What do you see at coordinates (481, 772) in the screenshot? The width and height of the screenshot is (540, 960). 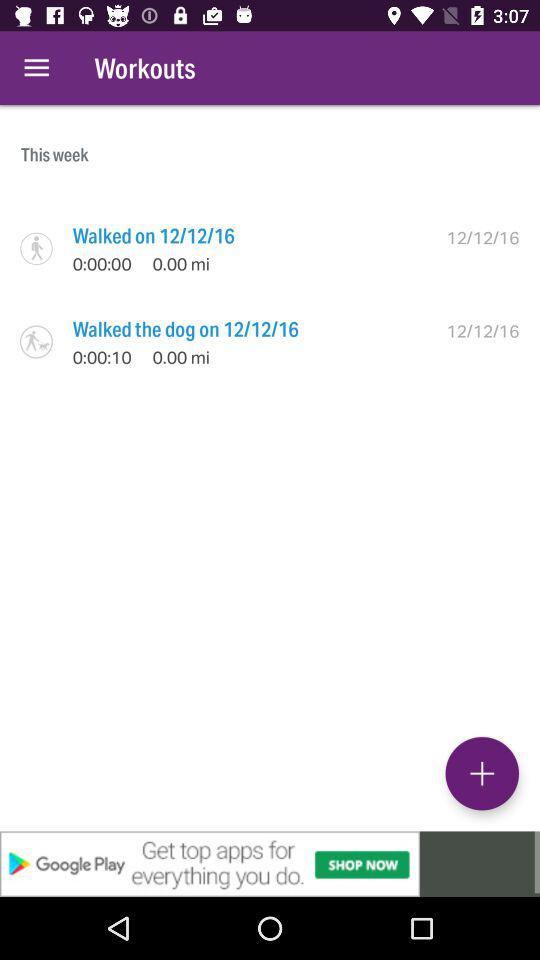 I see `workout information` at bounding box center [481, 772].